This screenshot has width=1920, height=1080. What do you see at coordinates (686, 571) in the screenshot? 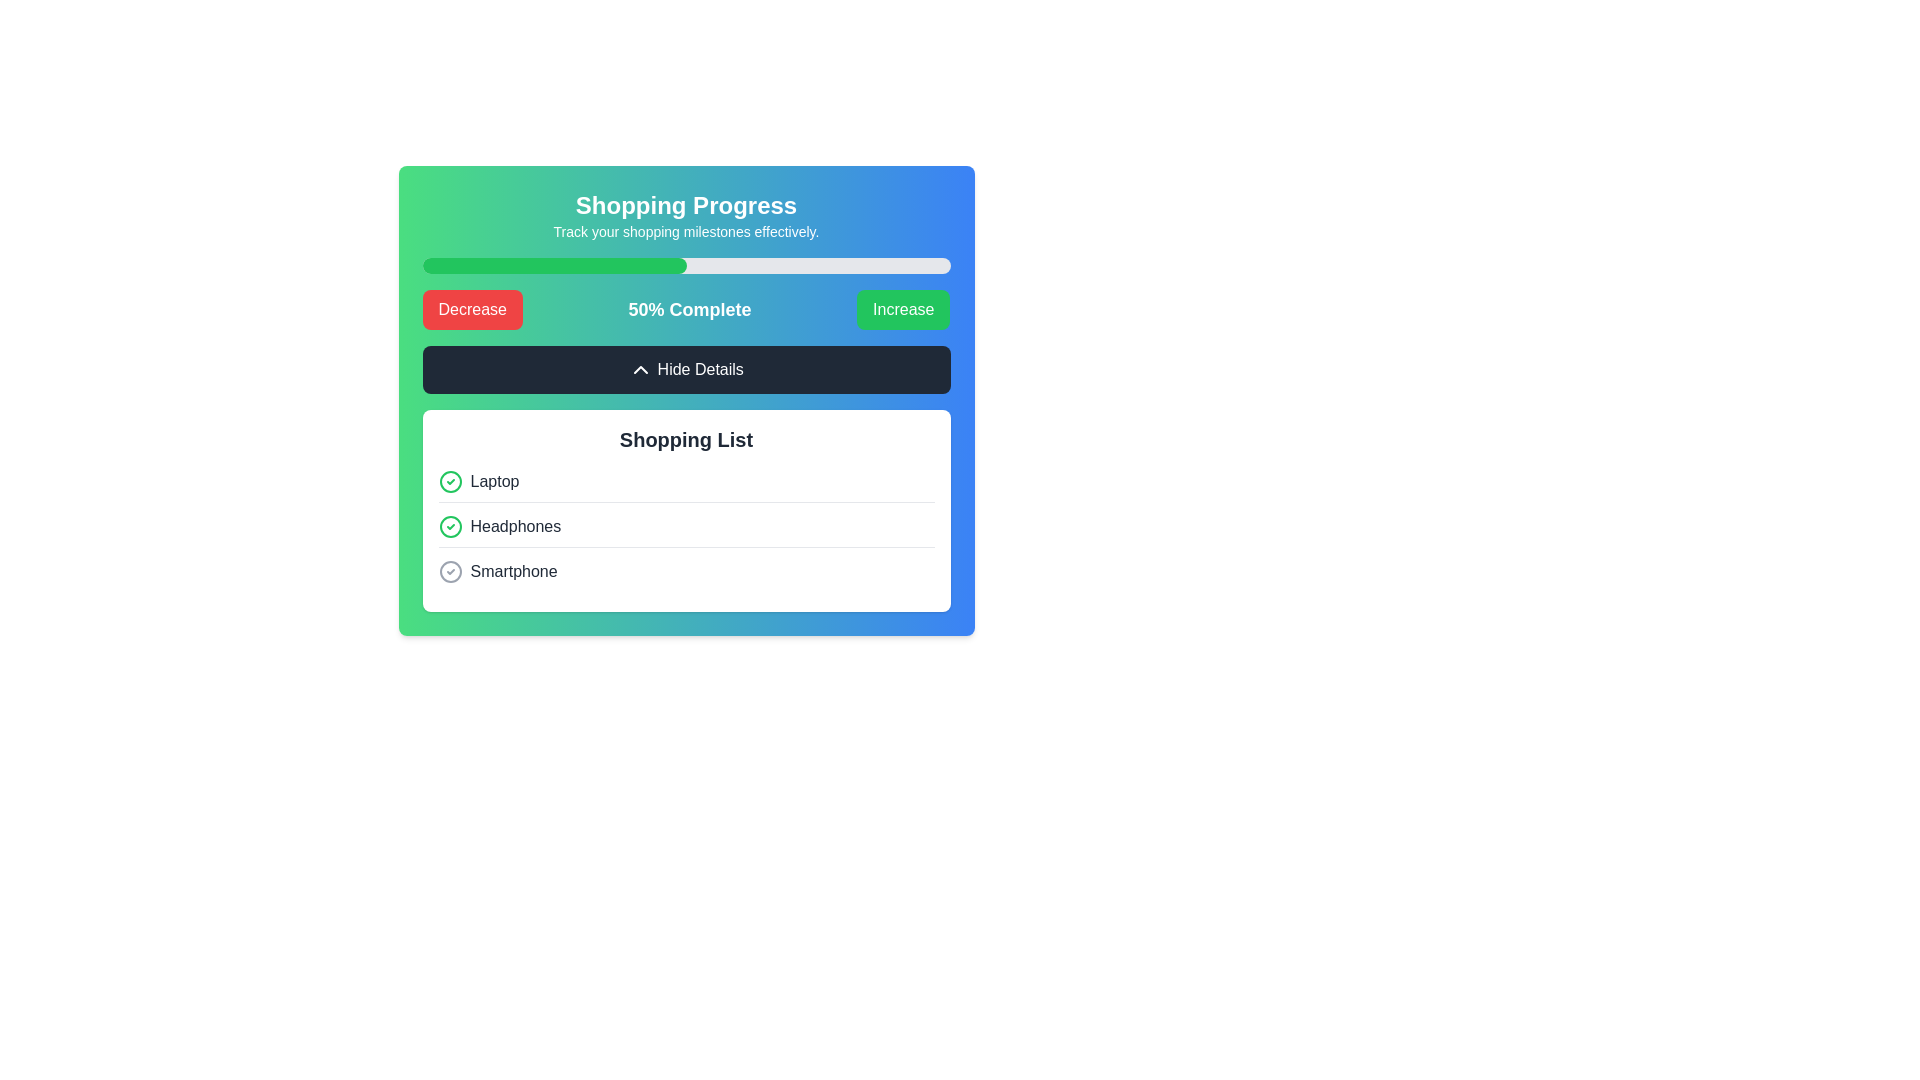
I see `the checklist item labeled 'Smartphone' in the 'Shopping List'` at bounding box center [686, 571].